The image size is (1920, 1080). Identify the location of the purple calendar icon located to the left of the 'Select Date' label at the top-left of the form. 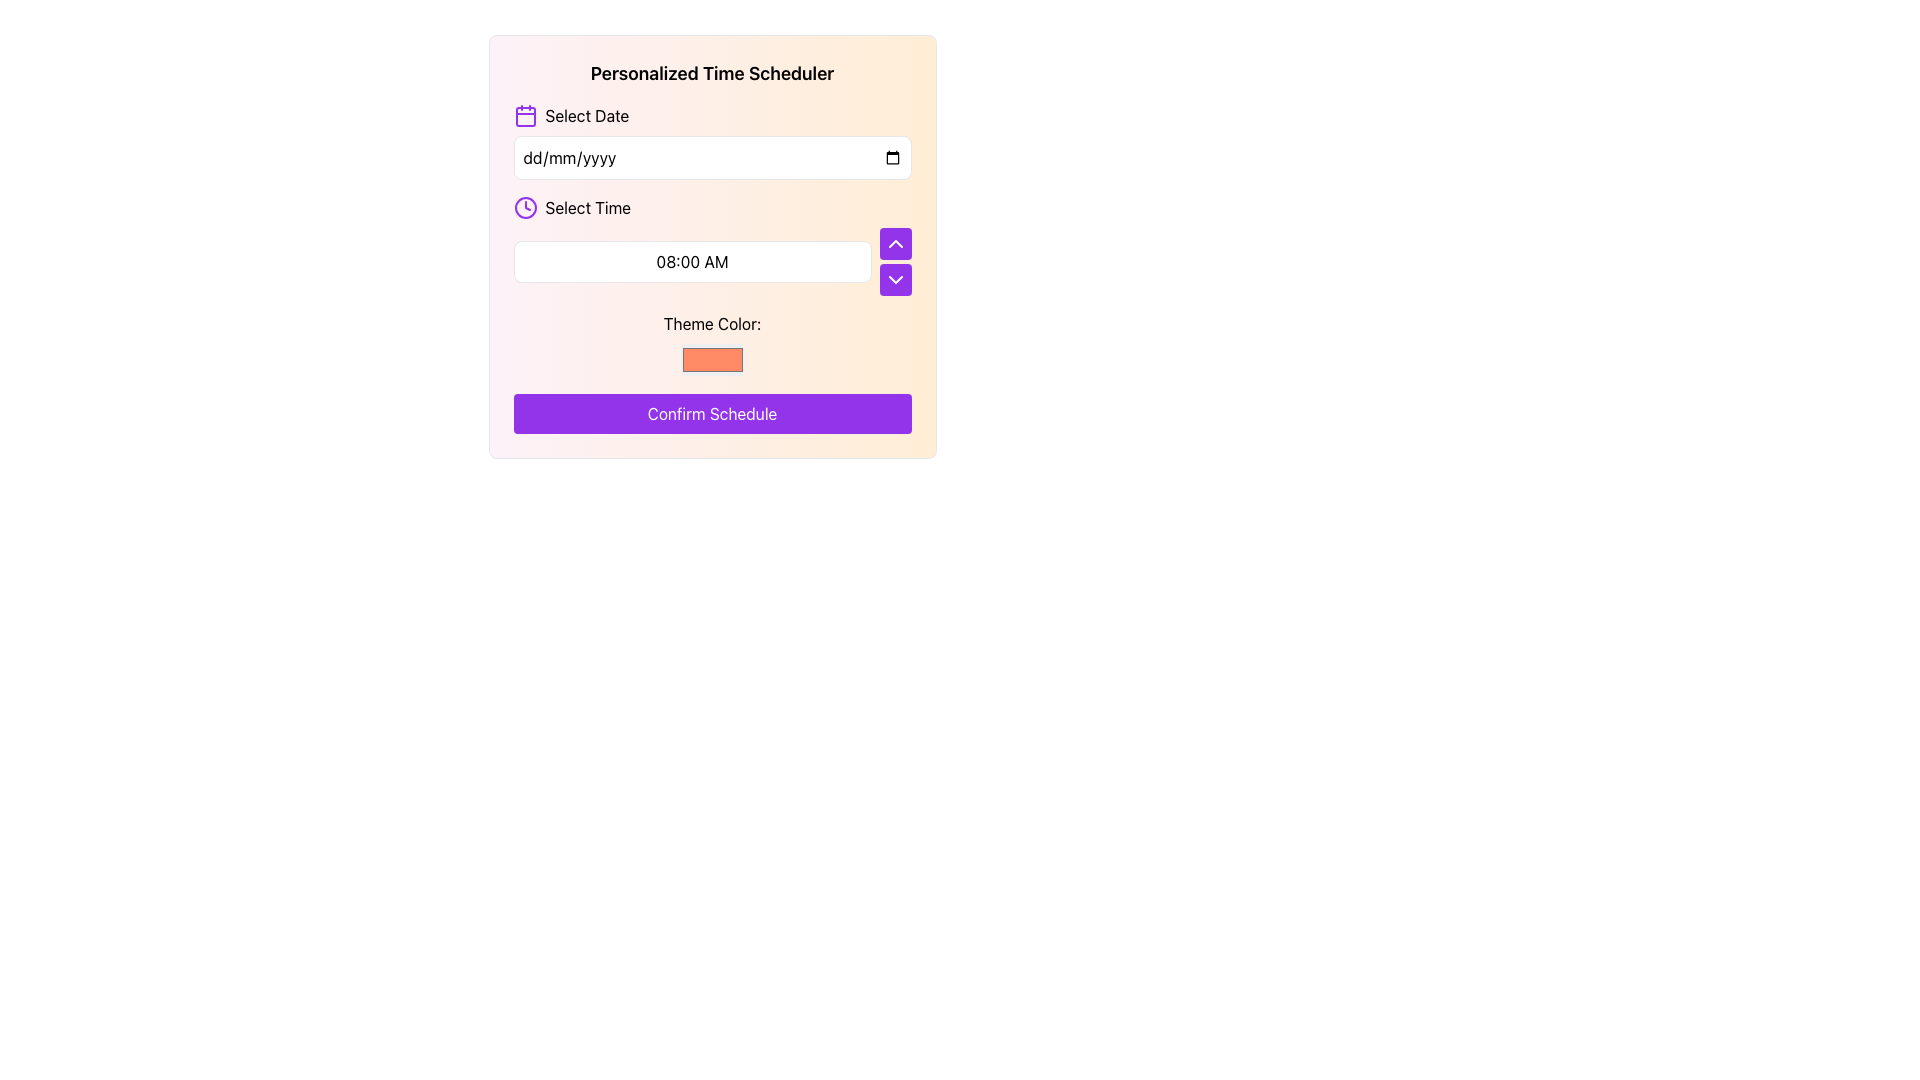
(525, 115).